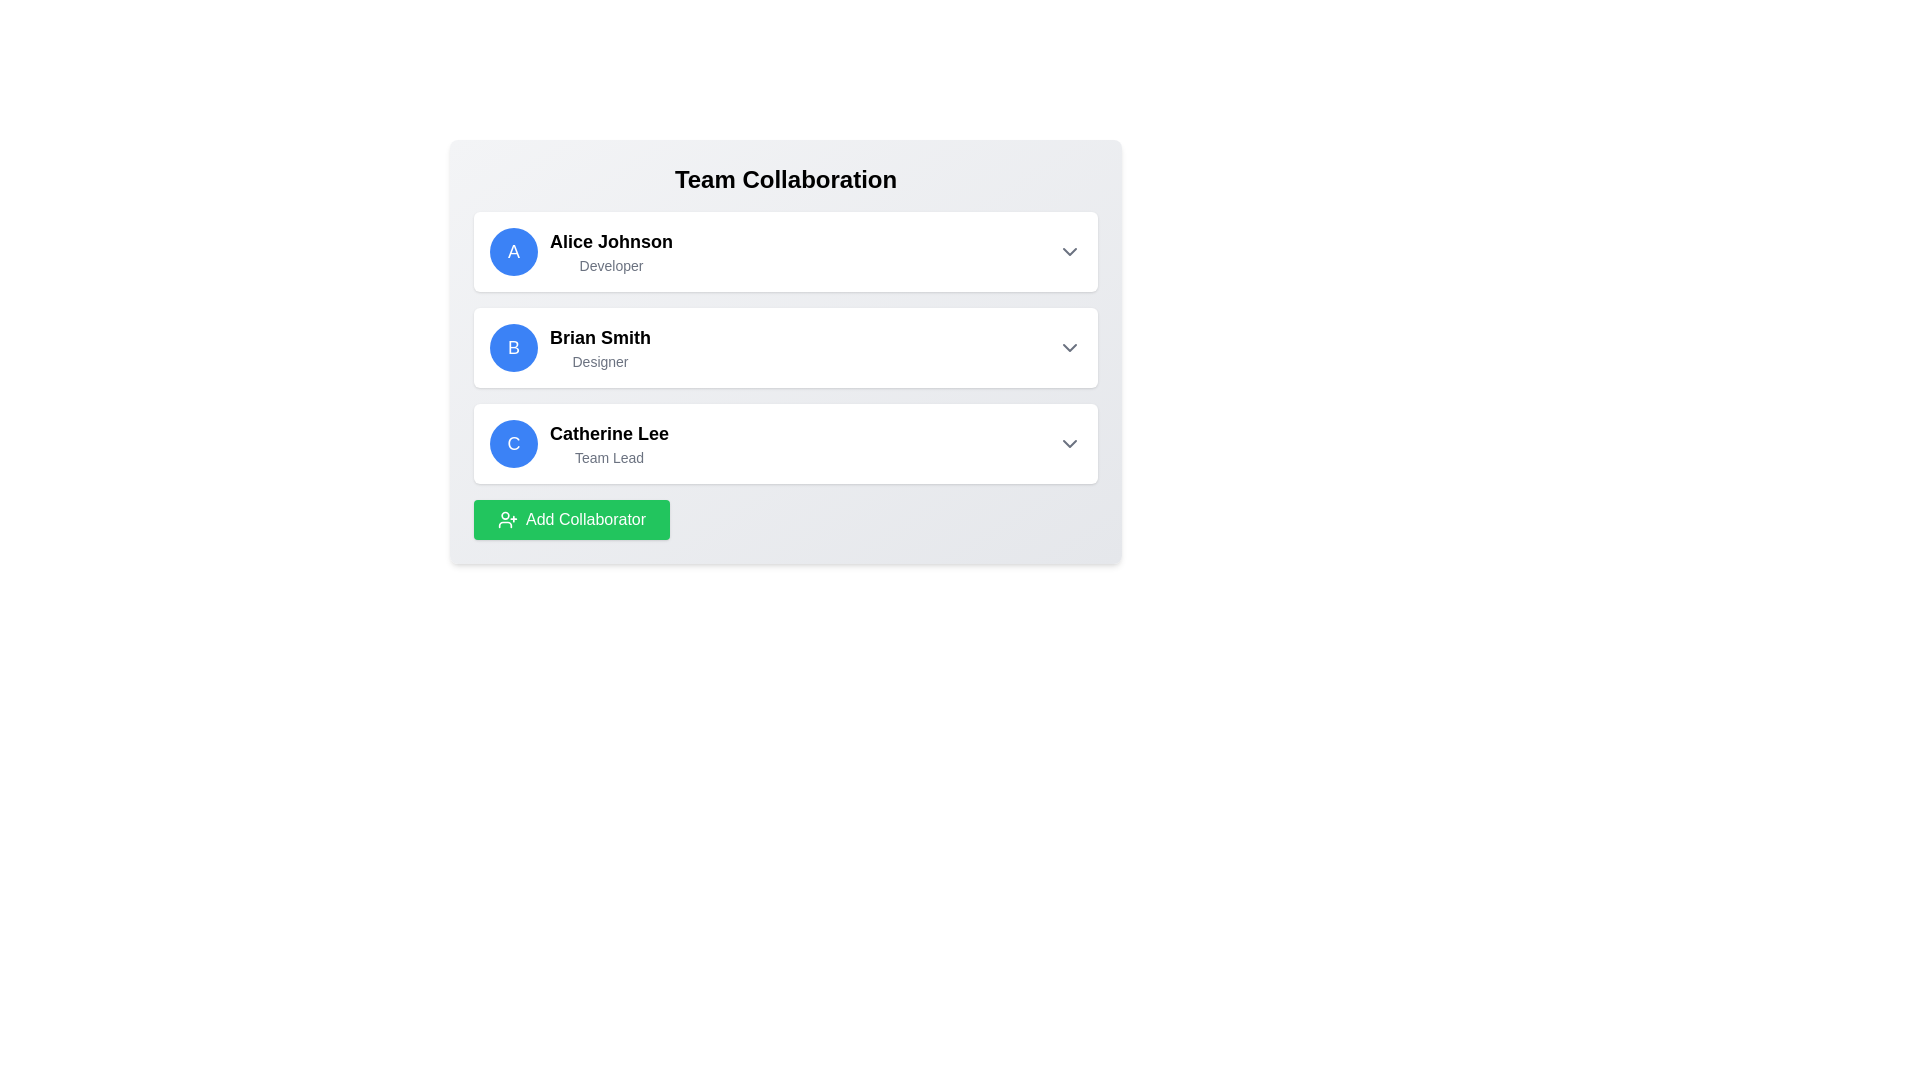  I want to click on the text label reading 'Developer' located beneath the name 'Alice Johnson' in the user card within the 'Team Collaboration' section, so click(610, 265).